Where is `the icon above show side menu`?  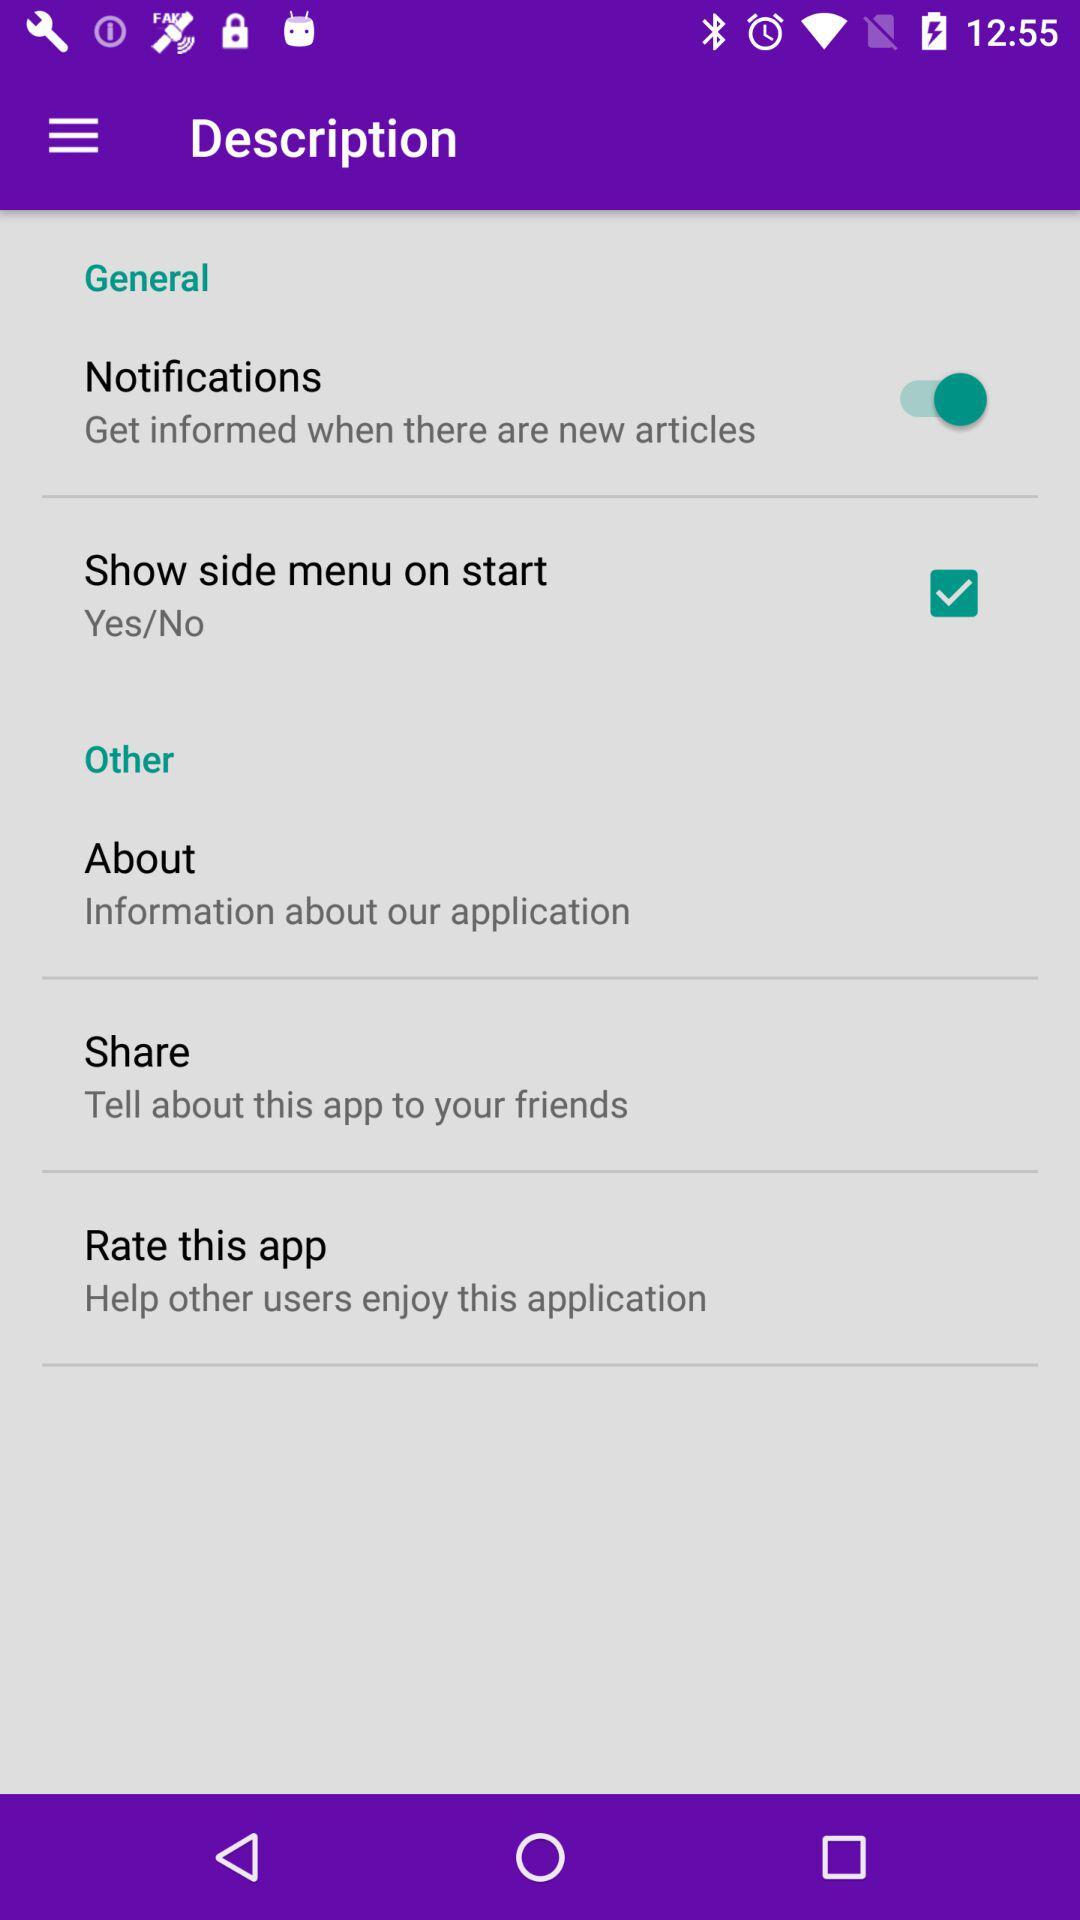
the icon above show side menu is located at coordinates (419, 427).